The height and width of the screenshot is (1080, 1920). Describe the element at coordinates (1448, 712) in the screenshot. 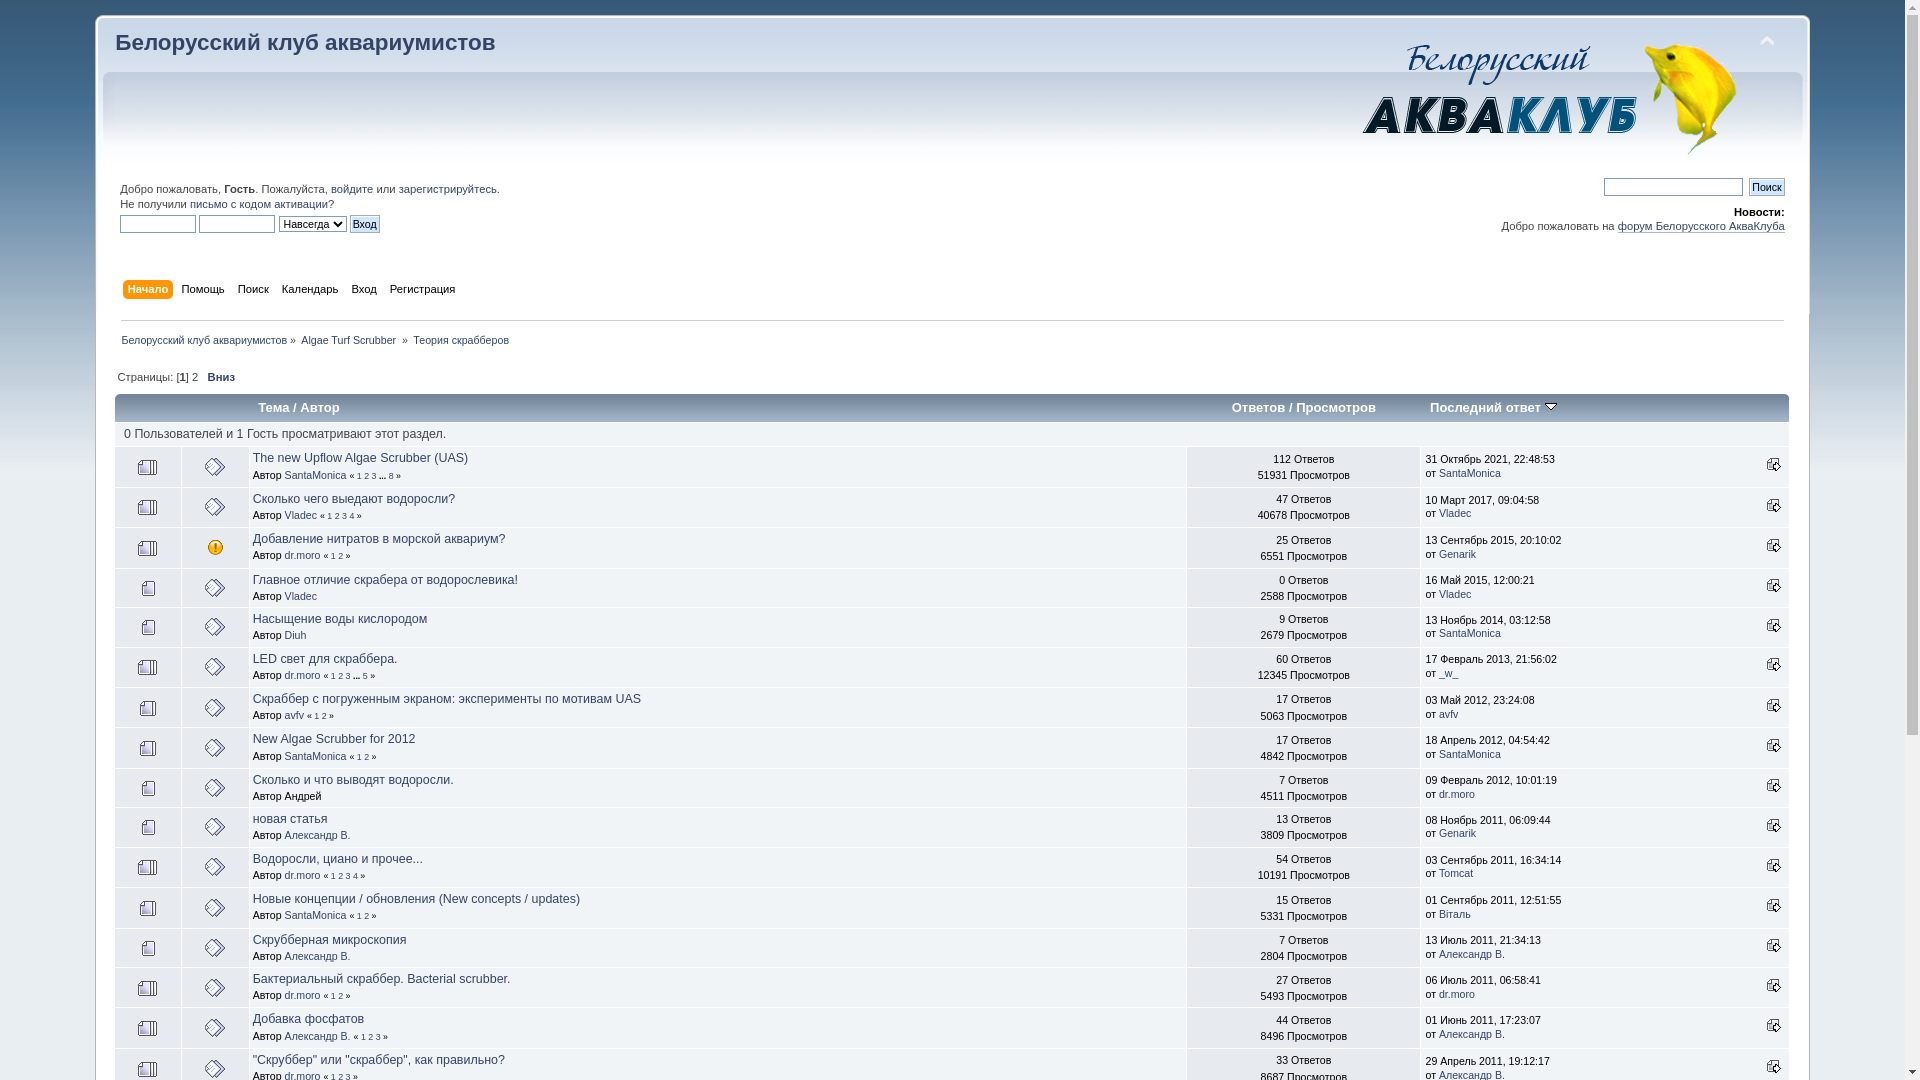

I see `'avfv'` at that location.